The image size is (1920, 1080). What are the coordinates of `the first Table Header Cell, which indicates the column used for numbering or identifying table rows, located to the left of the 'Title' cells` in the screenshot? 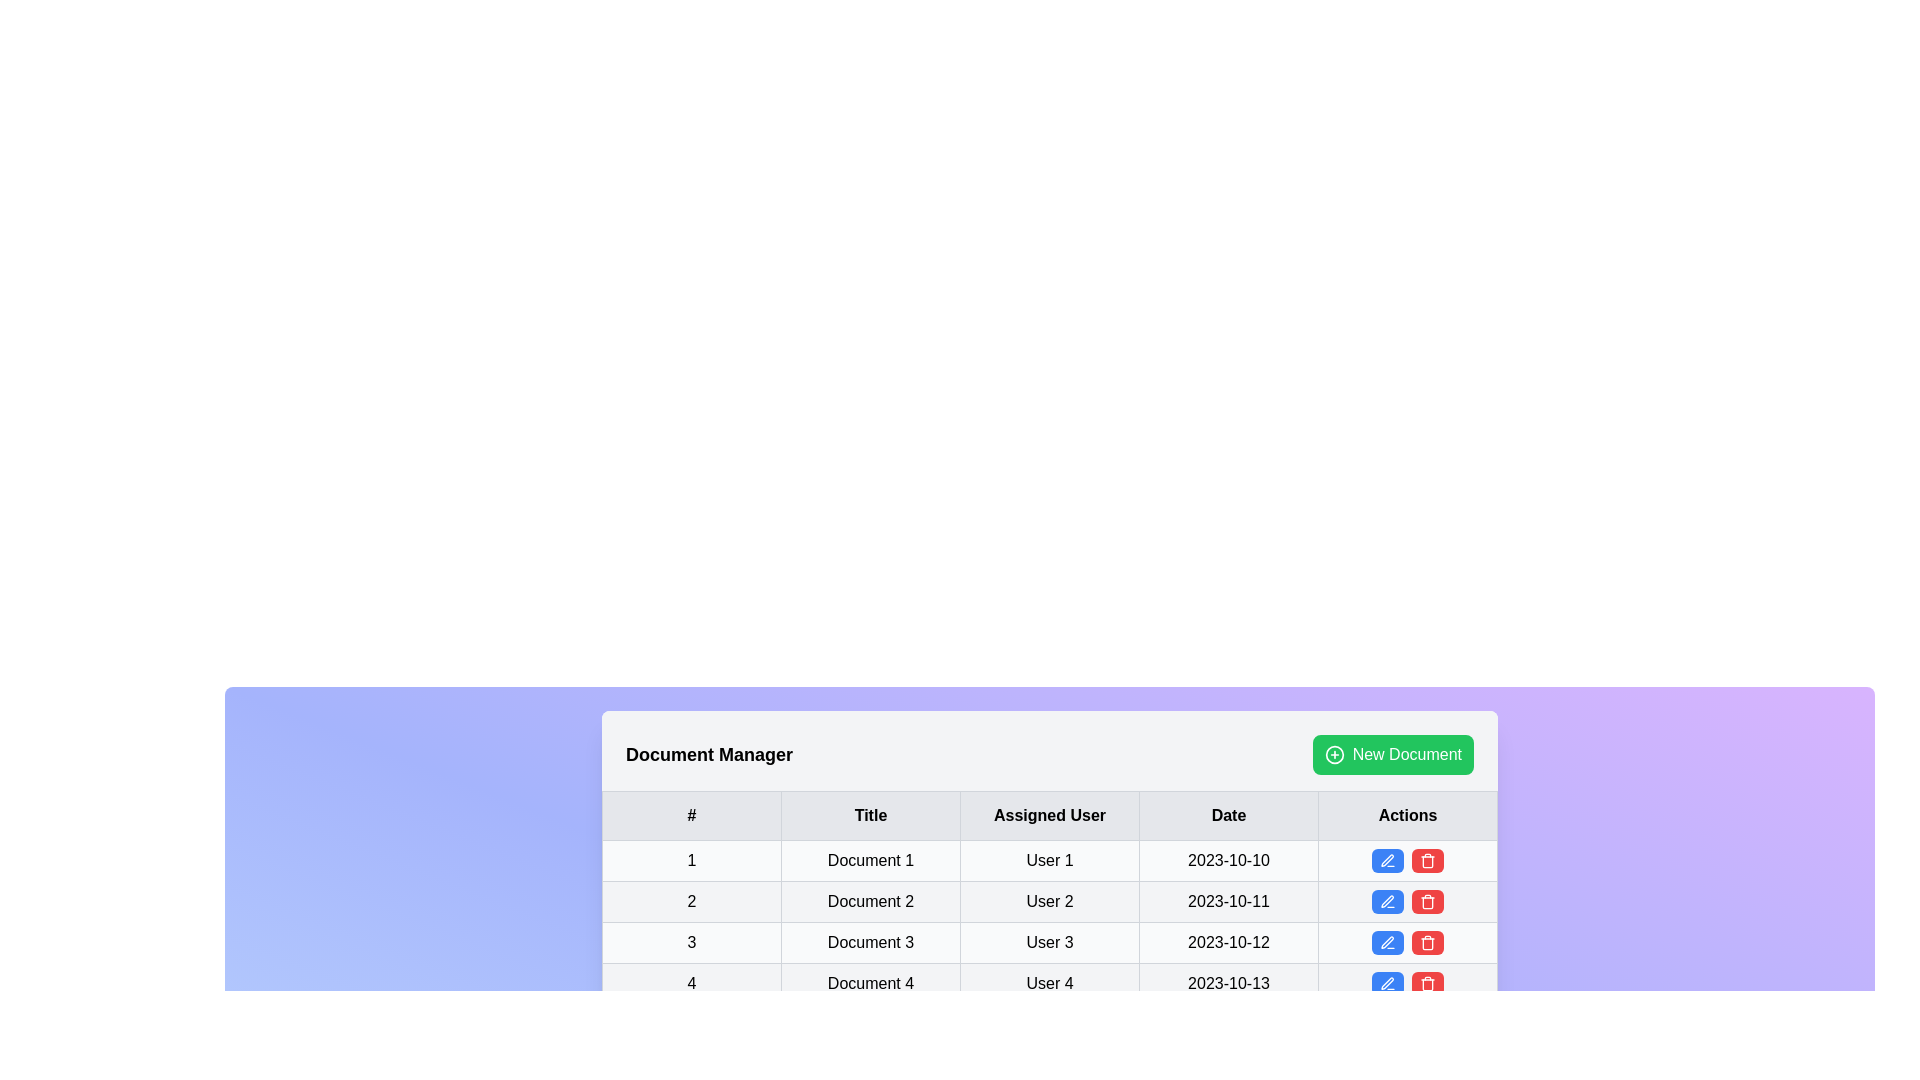 It's located at (691, 816).